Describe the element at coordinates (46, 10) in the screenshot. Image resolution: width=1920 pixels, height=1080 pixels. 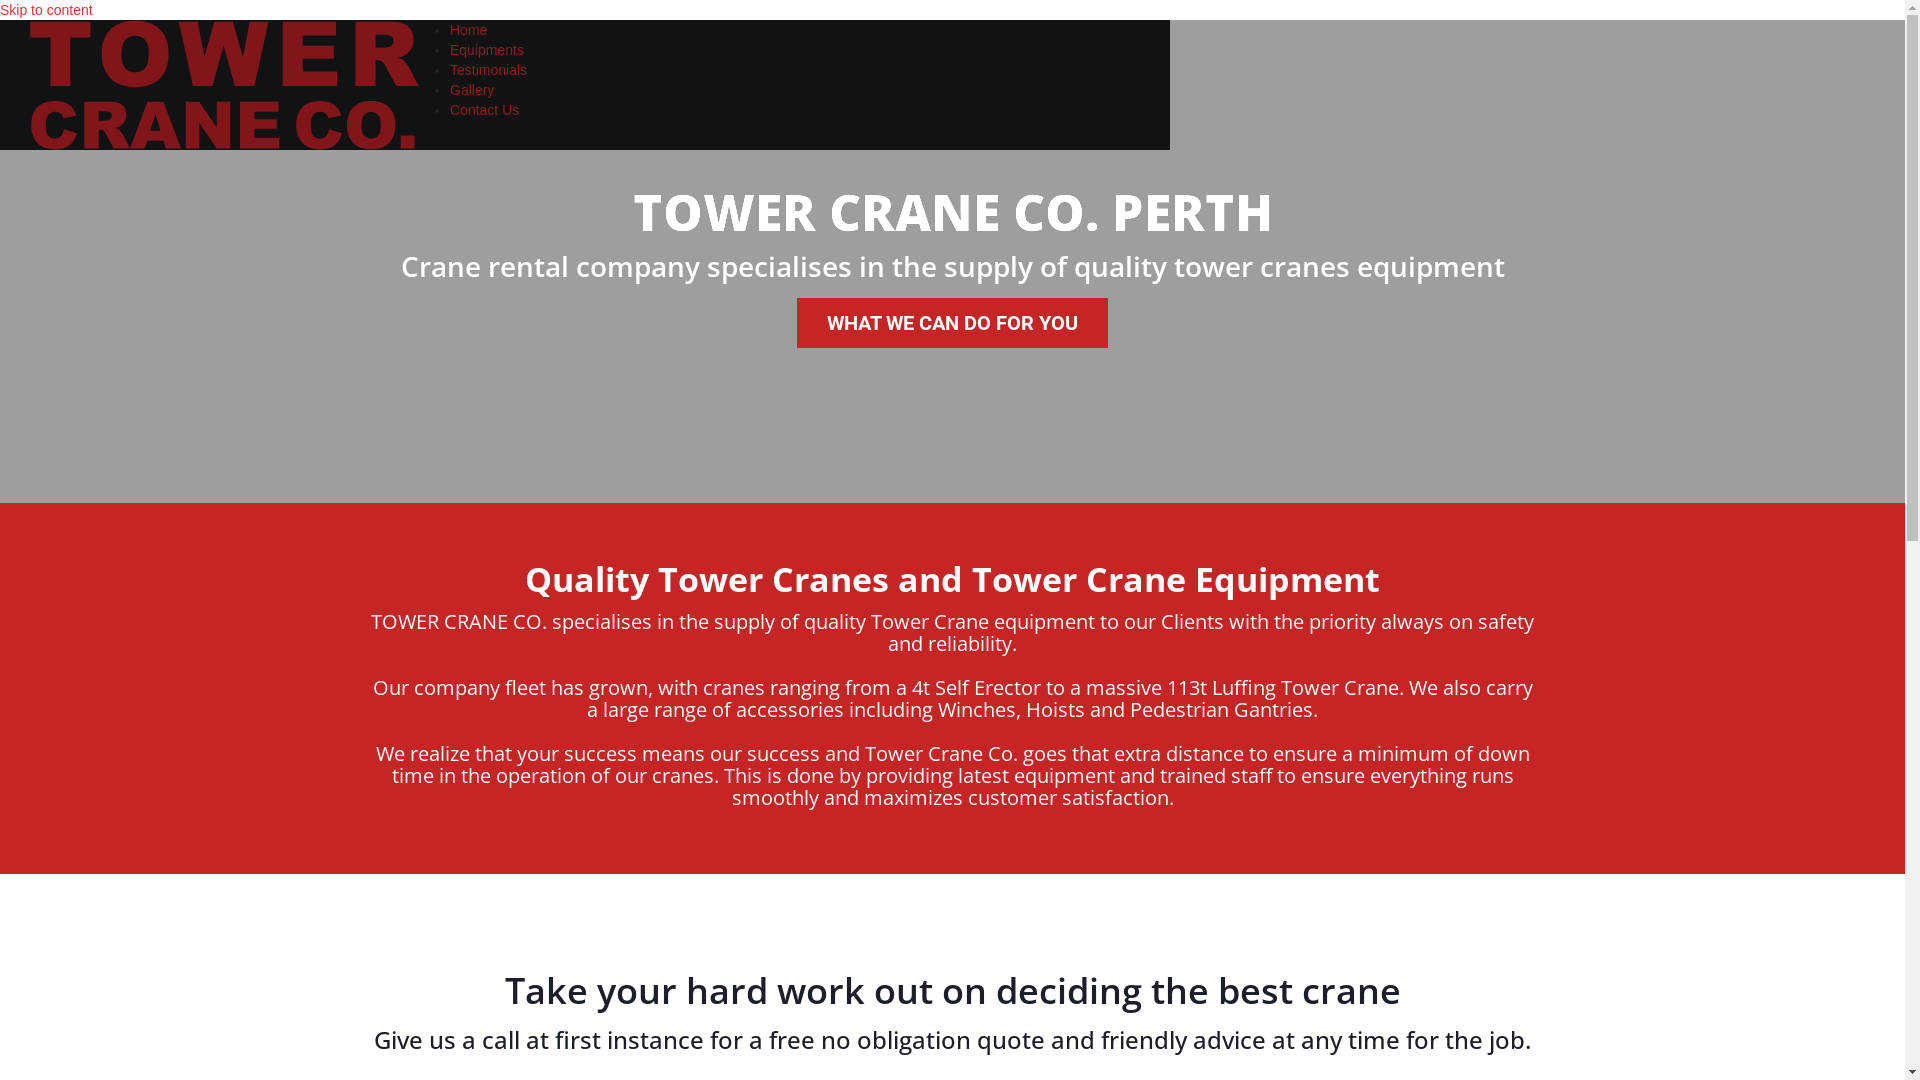
I see `'Skip to content'` at that location.